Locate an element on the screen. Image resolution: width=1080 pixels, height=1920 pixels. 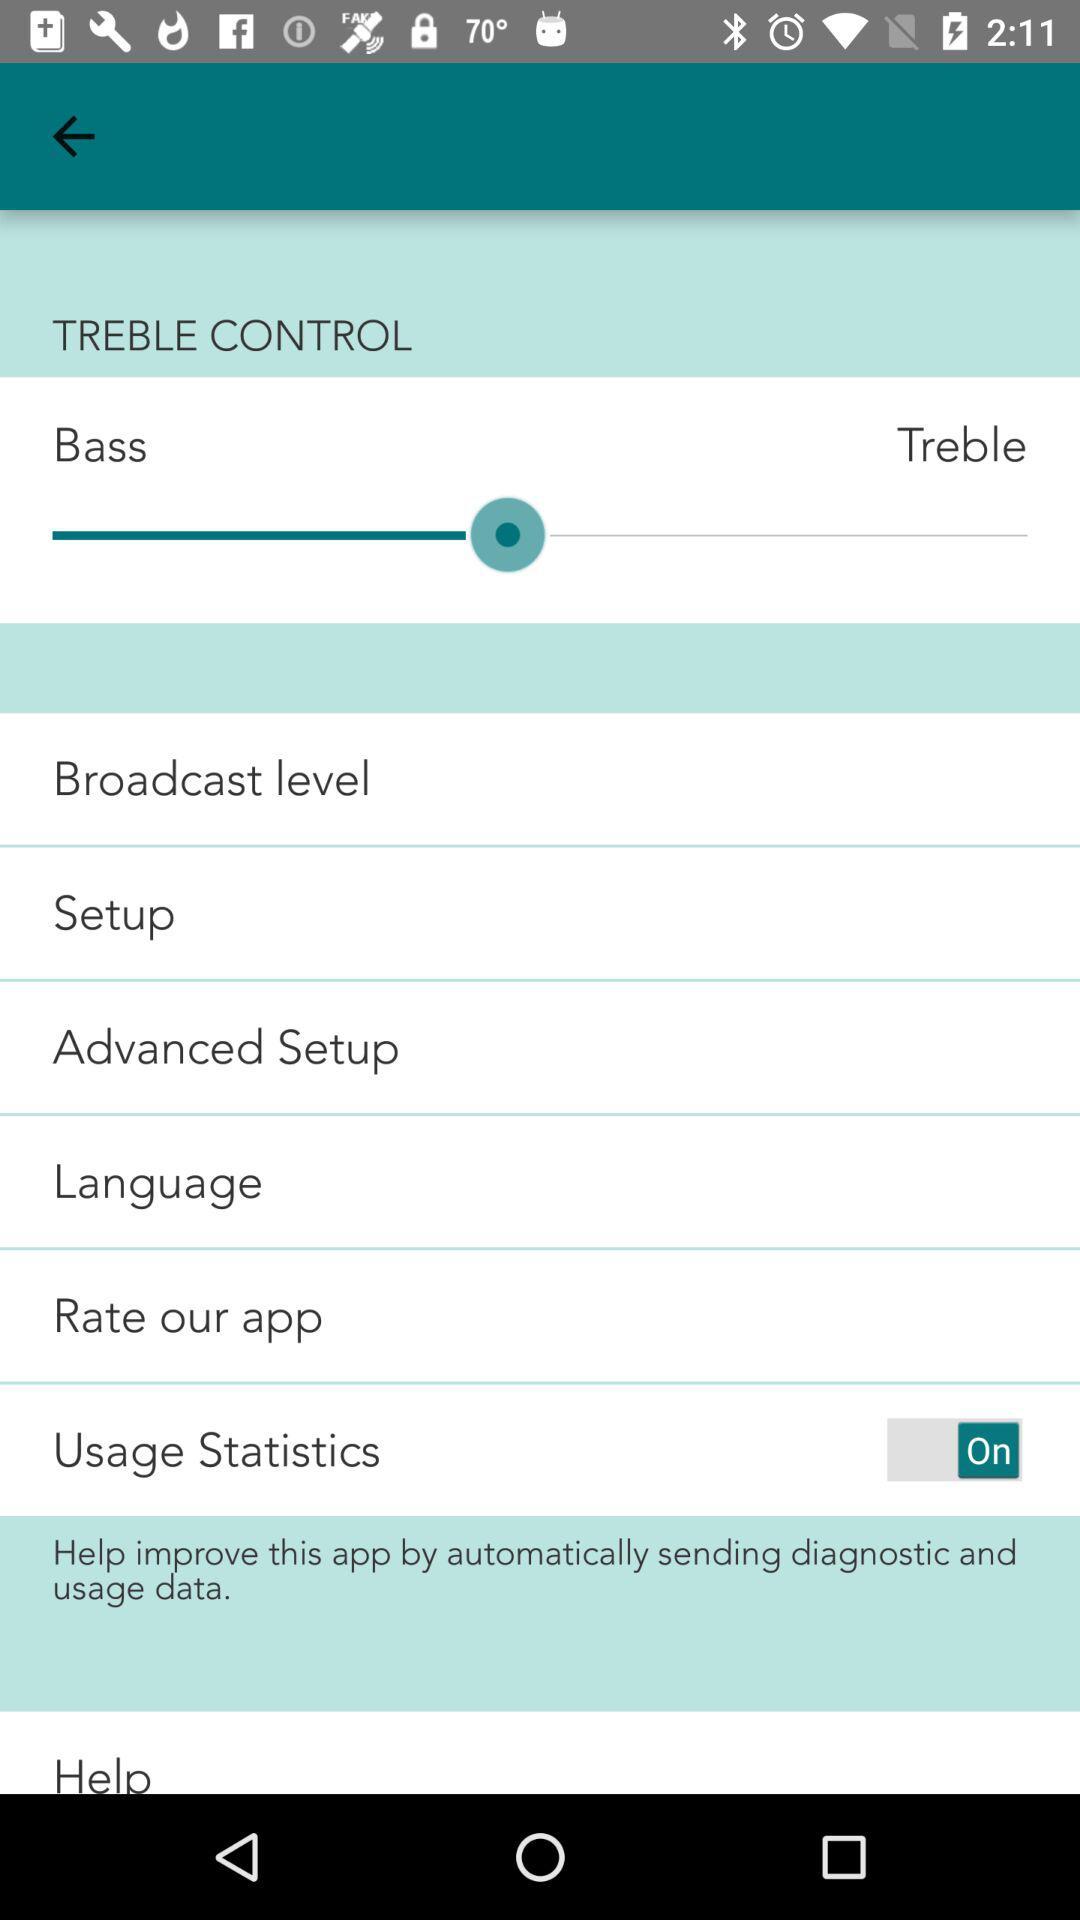
the icon above help improve this item is located at coordinates (216, 1450).